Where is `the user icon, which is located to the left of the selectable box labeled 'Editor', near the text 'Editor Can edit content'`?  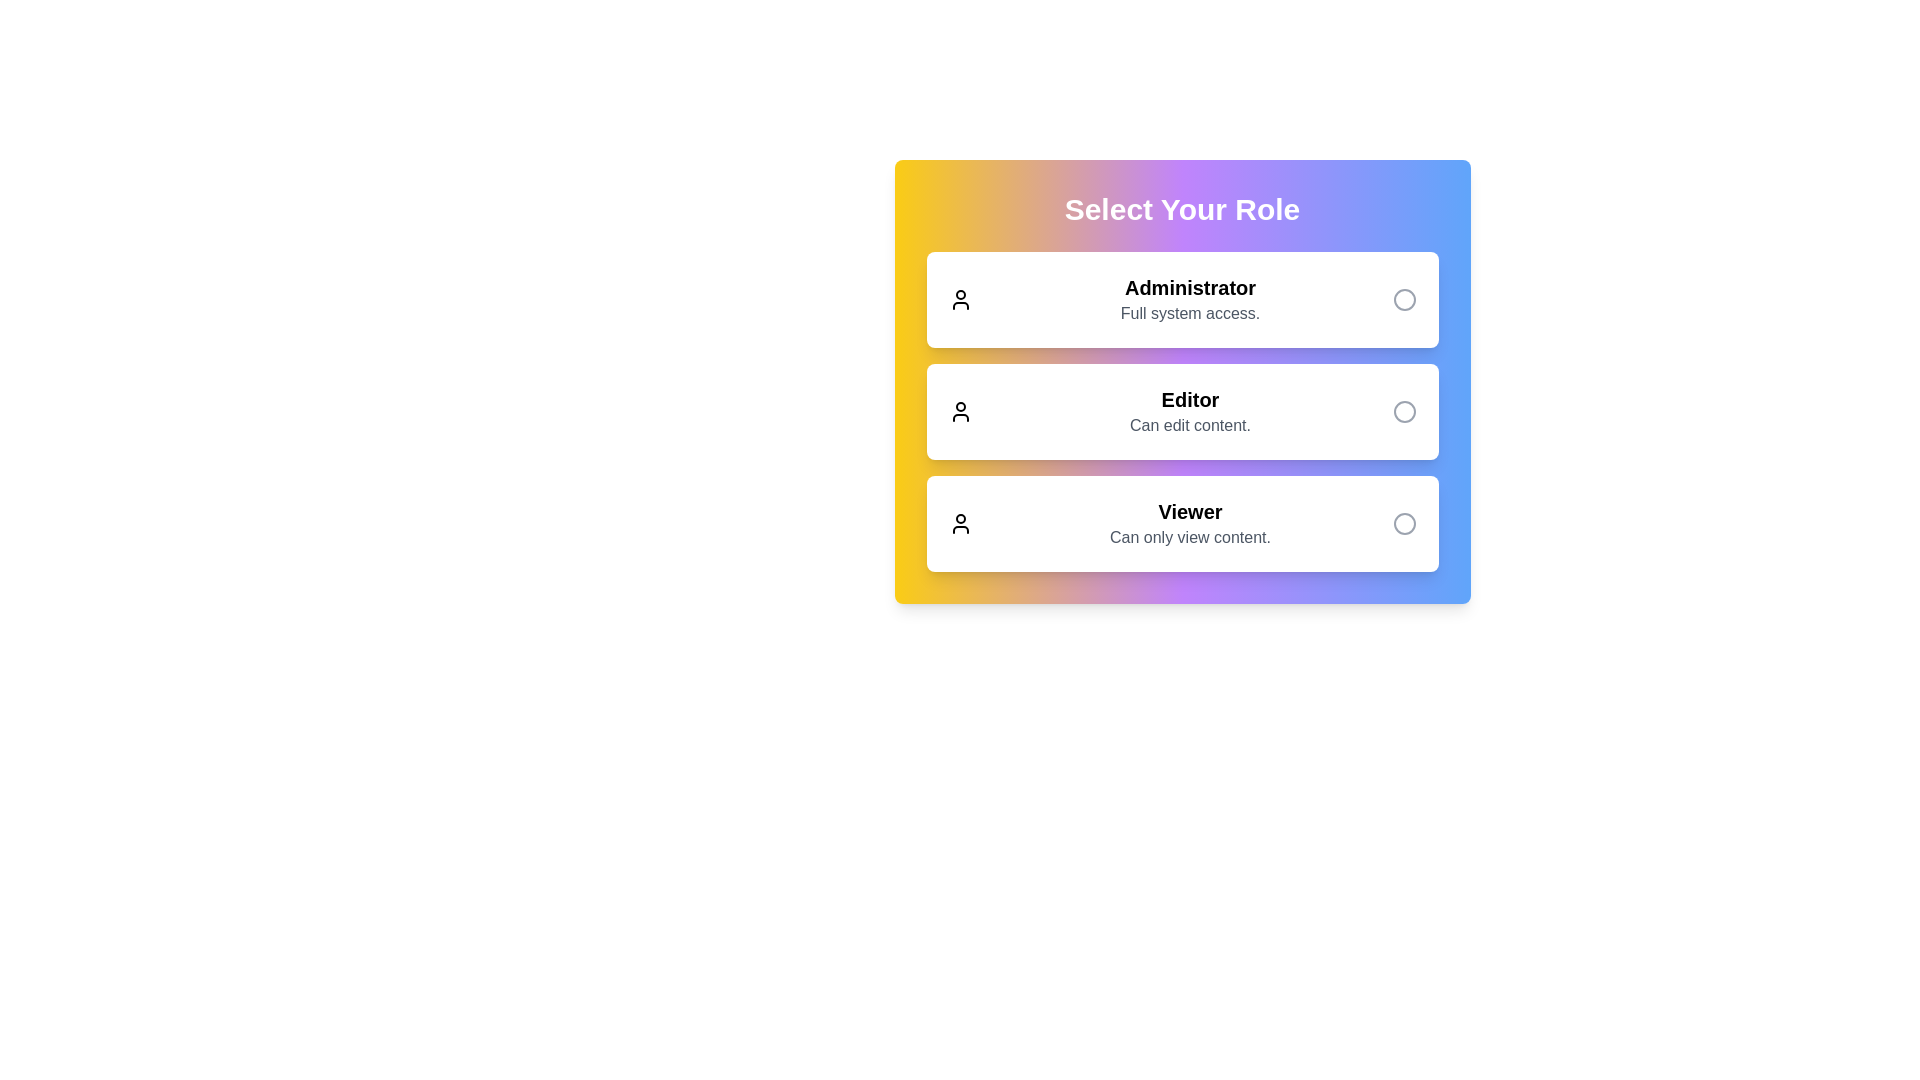 the user icon, which is located to the left of the selectable box labeled 'Editor', near the text 'Editor Can edit content' is located at coordinates (960, 411).